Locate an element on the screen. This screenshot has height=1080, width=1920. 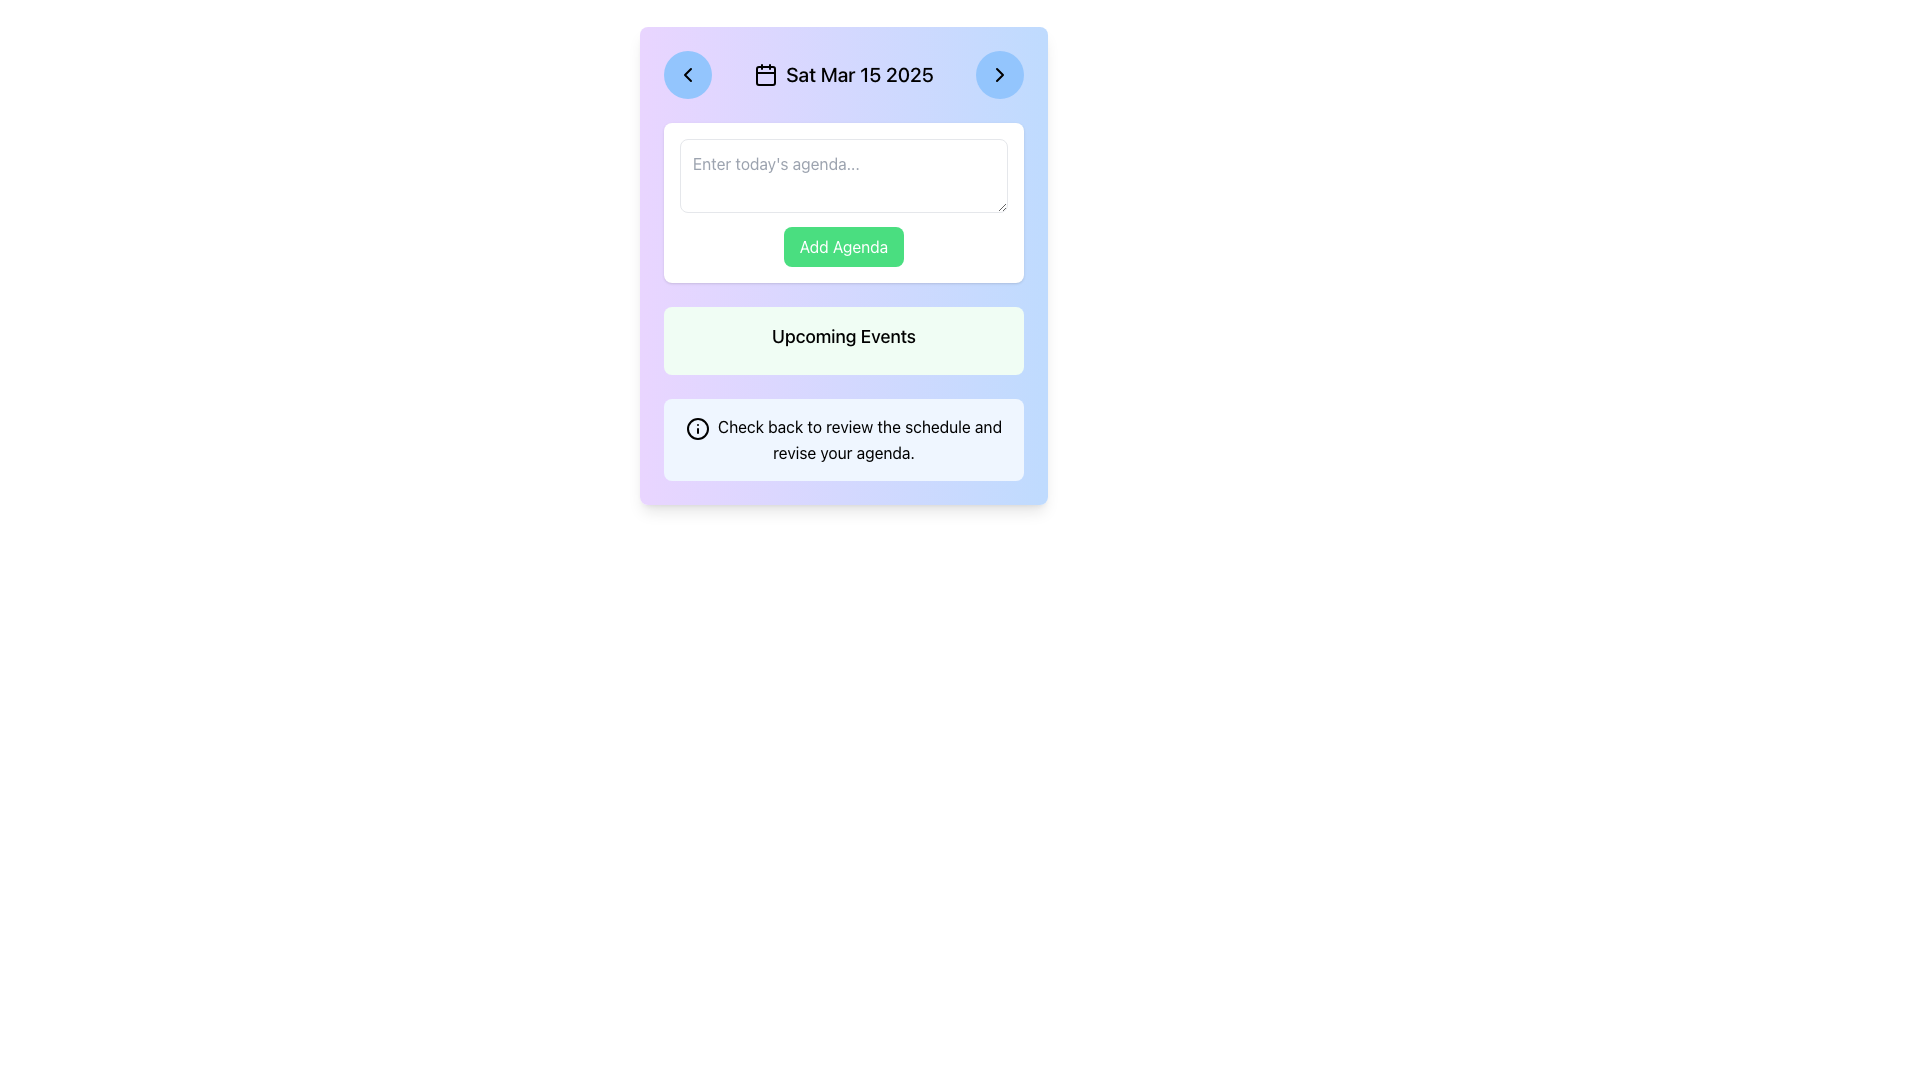
the 'Add Agenda' button with a green background and white text to trigger the visual color change effect is located at coordinates (844, 245).